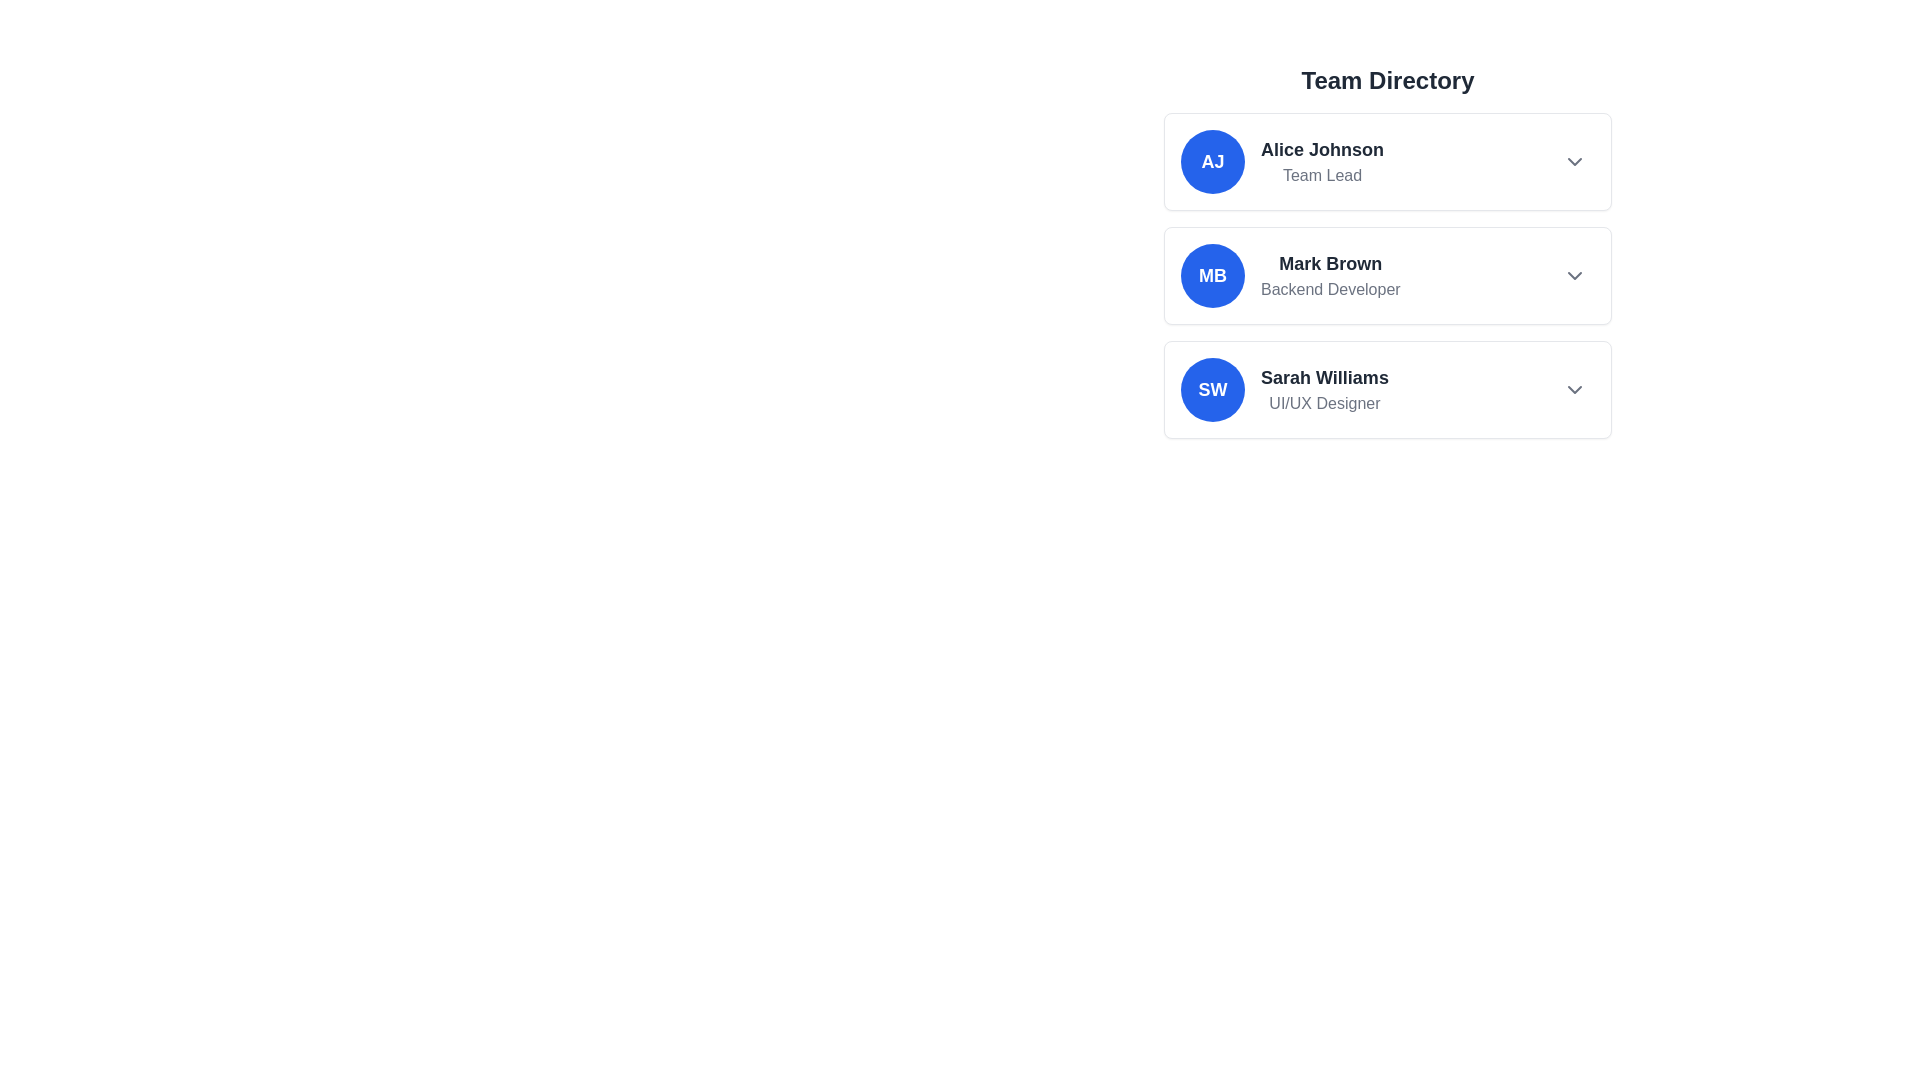 The width and height of the screenshot is (1920, 1080). Describe the element at coordinates (1322, 149) in the screenshot. I see `the text label that serves as the title or name of the team member, located at the top center of the card above the 'Team Lead' text` at that location.